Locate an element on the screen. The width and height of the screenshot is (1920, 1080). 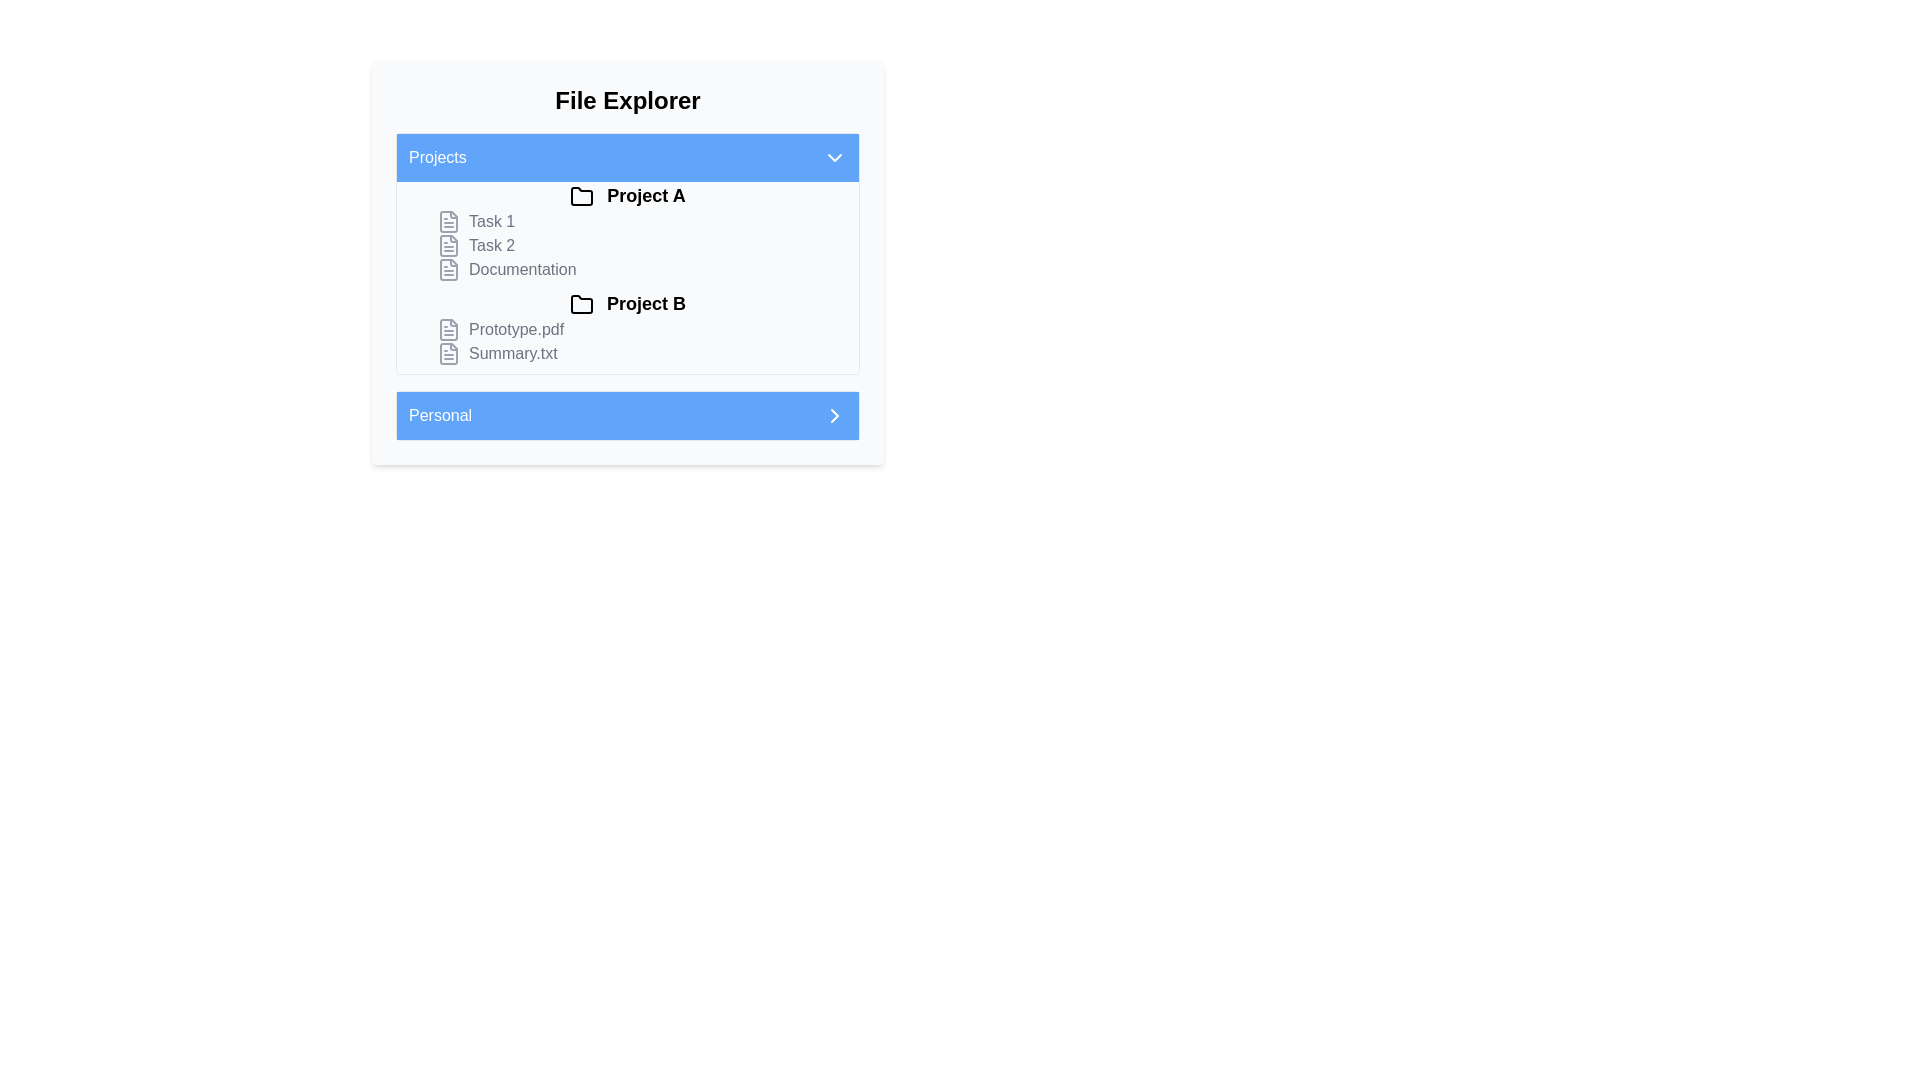
the document icon located in the 'Projects' section of the File Explorer interface, which is positioned immediately to the left of the 'Documentation' text is located at coordinates (448, 270).